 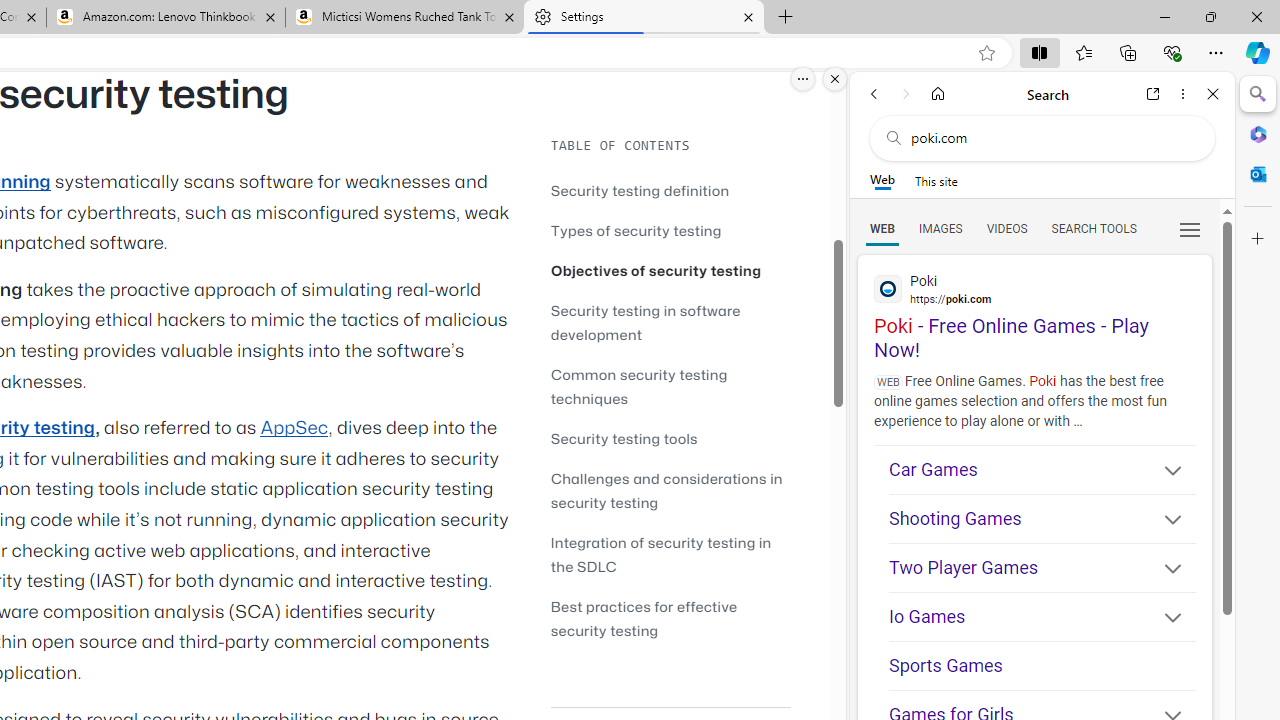 What do you see at coordinates (1164, 520) in the screenshot?
I see `'Show More Shooting Games'` at bounding box center [1164, 520].